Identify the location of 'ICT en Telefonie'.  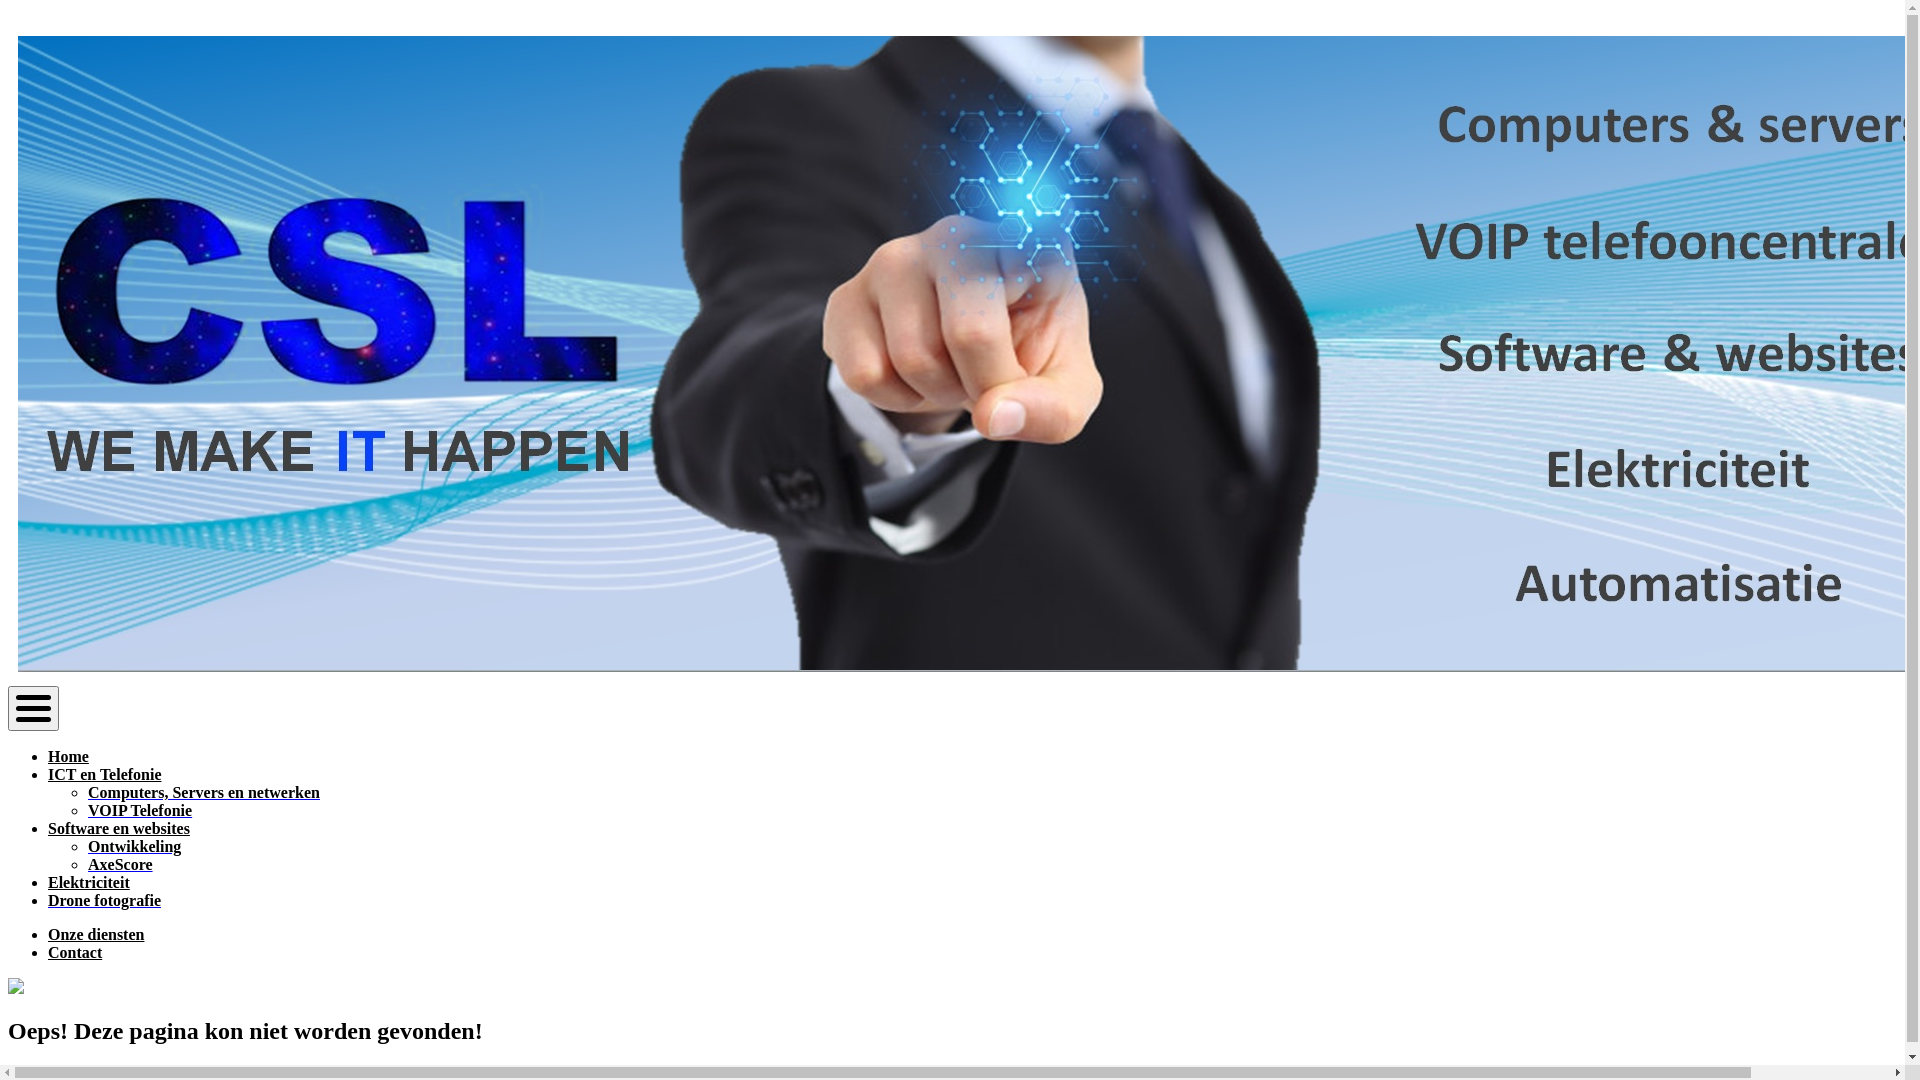
(104, 773).